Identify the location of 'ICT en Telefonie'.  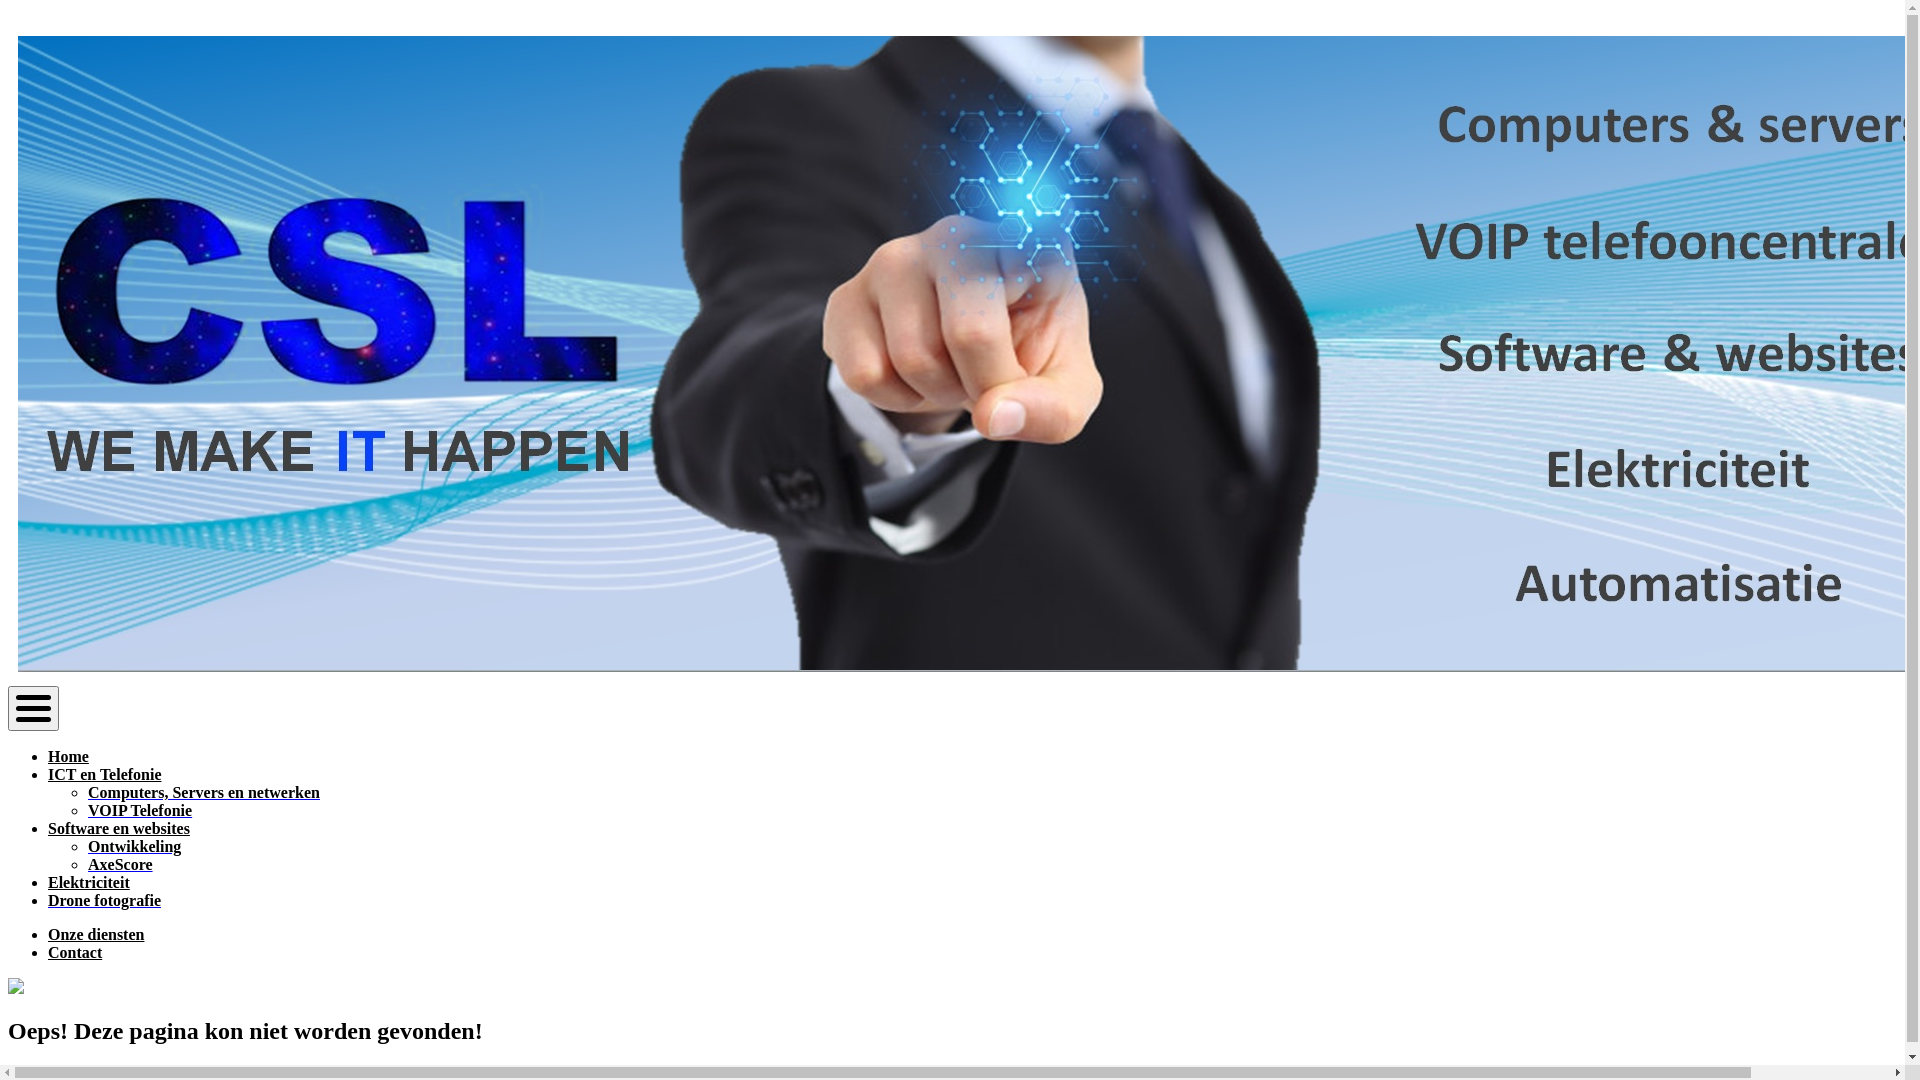
(104, 773).